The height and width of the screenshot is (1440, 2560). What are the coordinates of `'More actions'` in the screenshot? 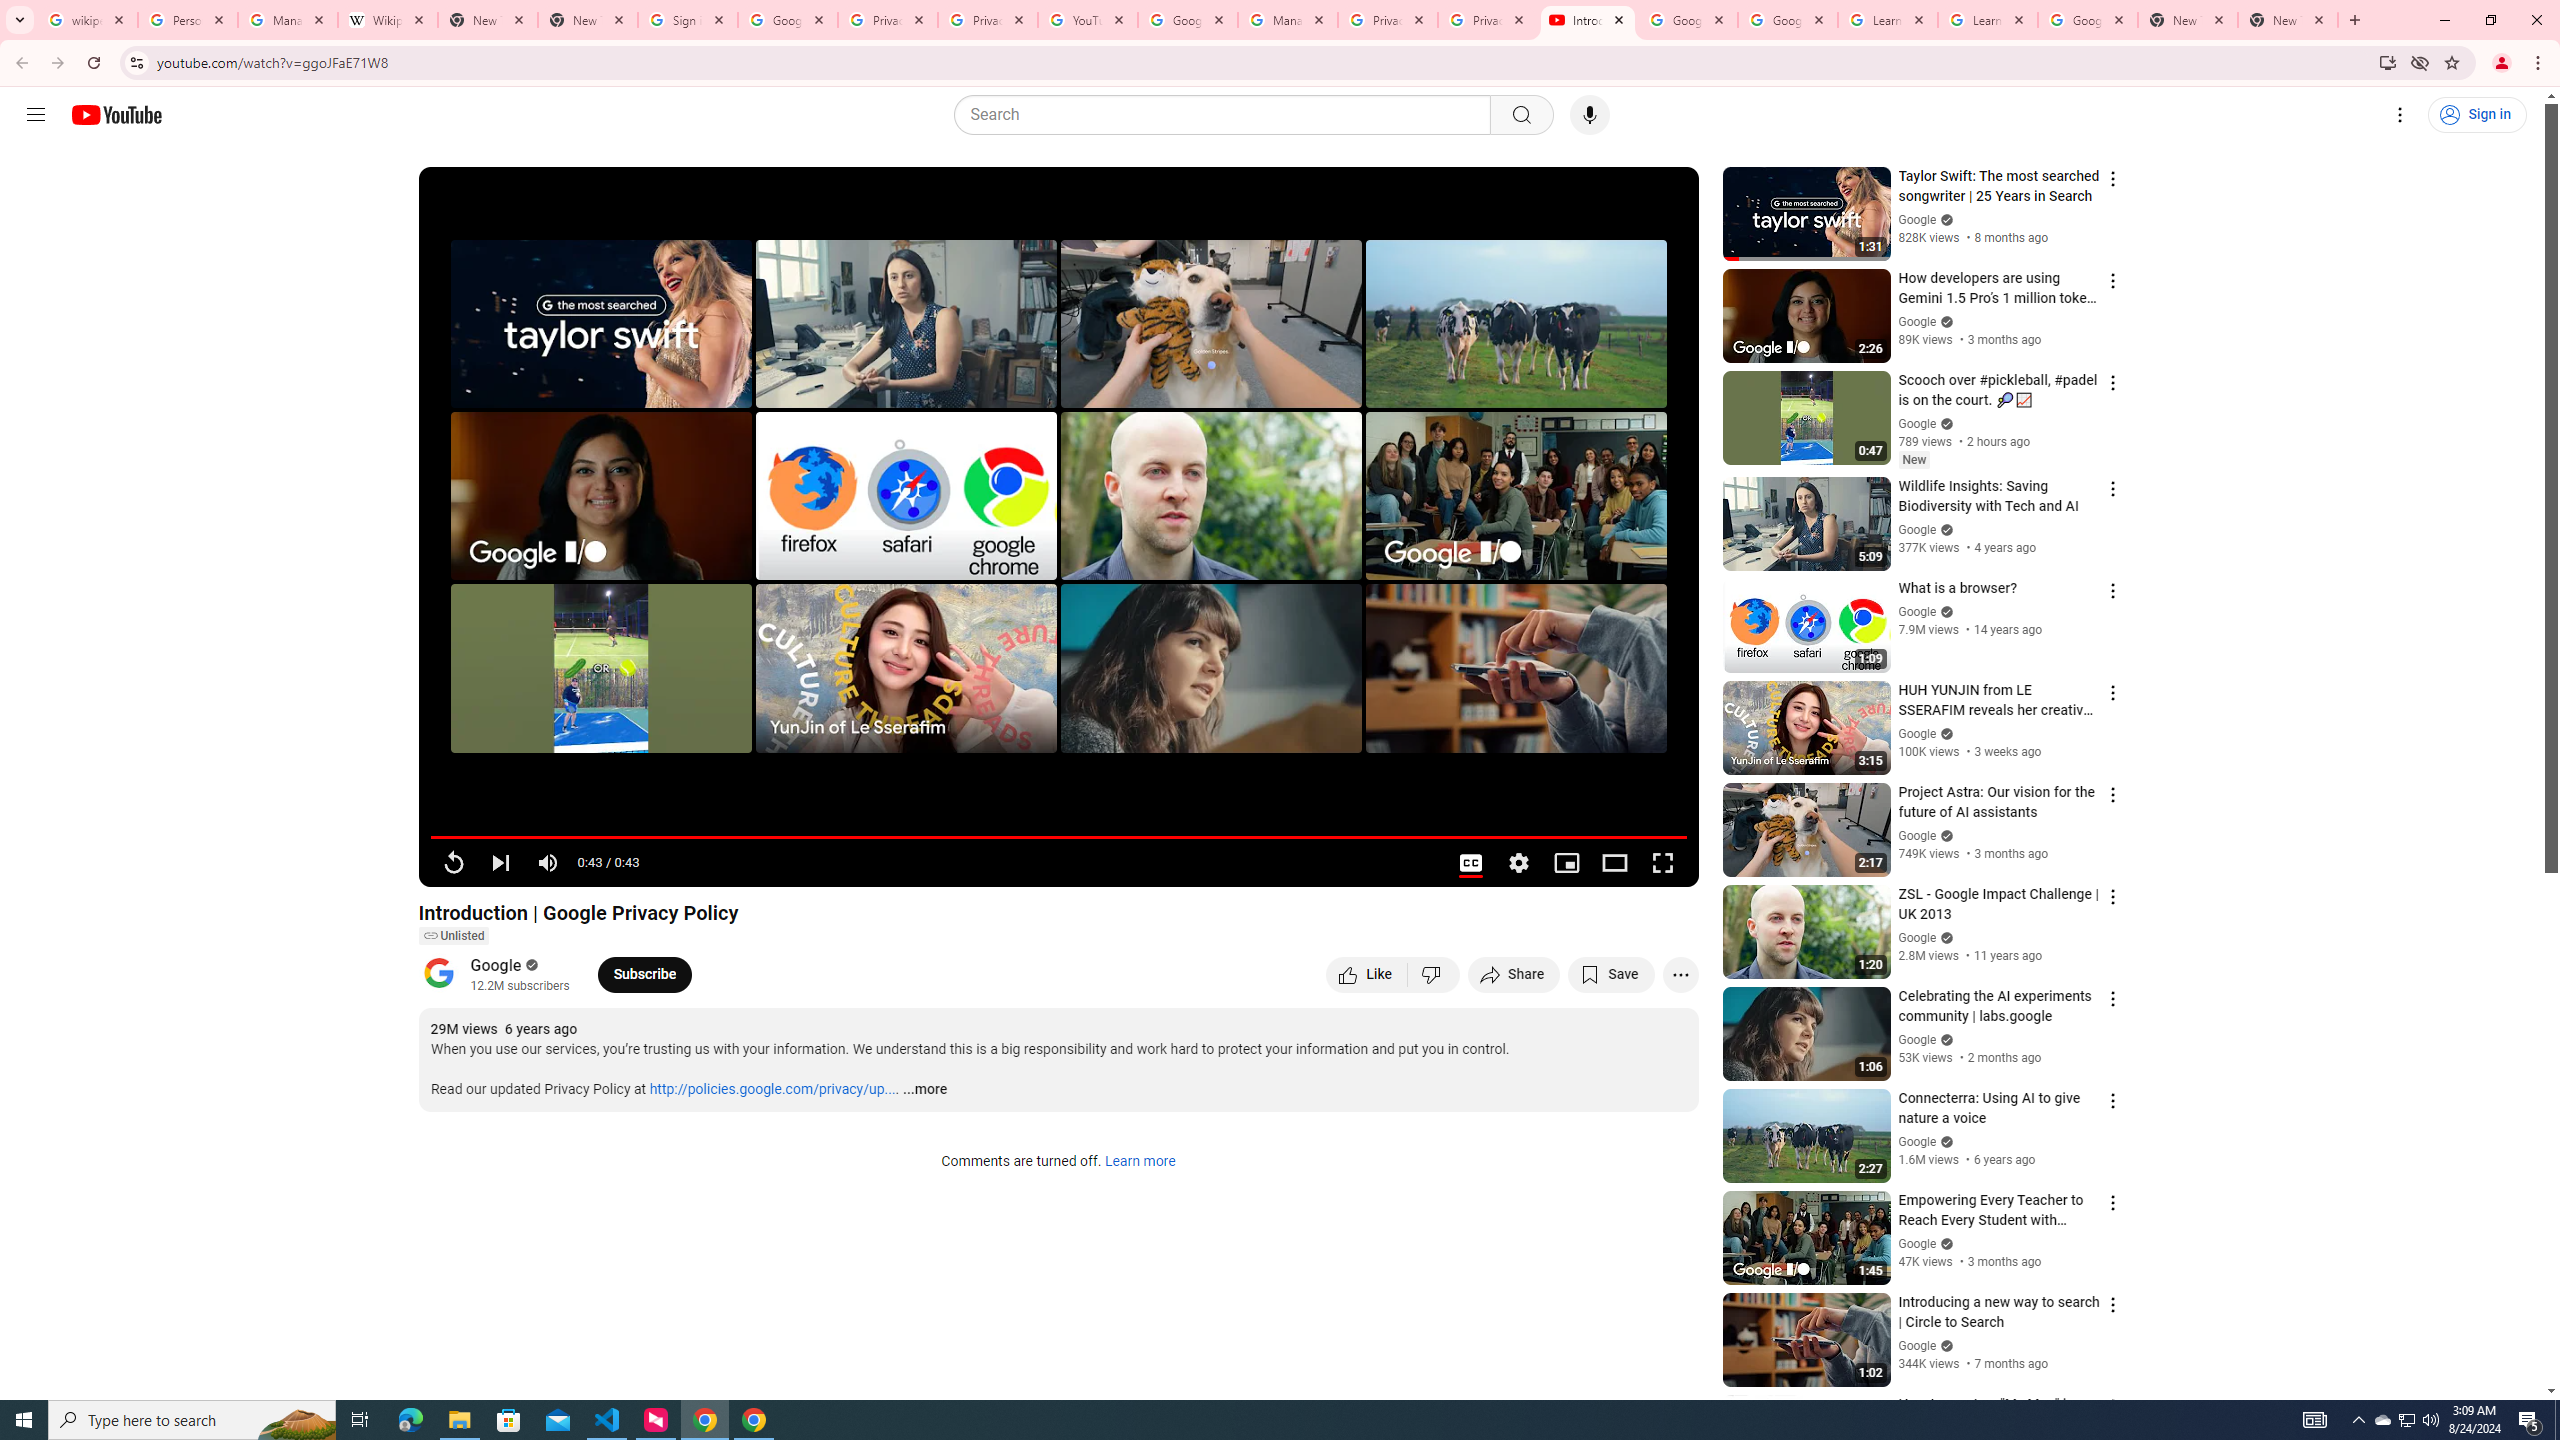 It's located at (1679, 973).